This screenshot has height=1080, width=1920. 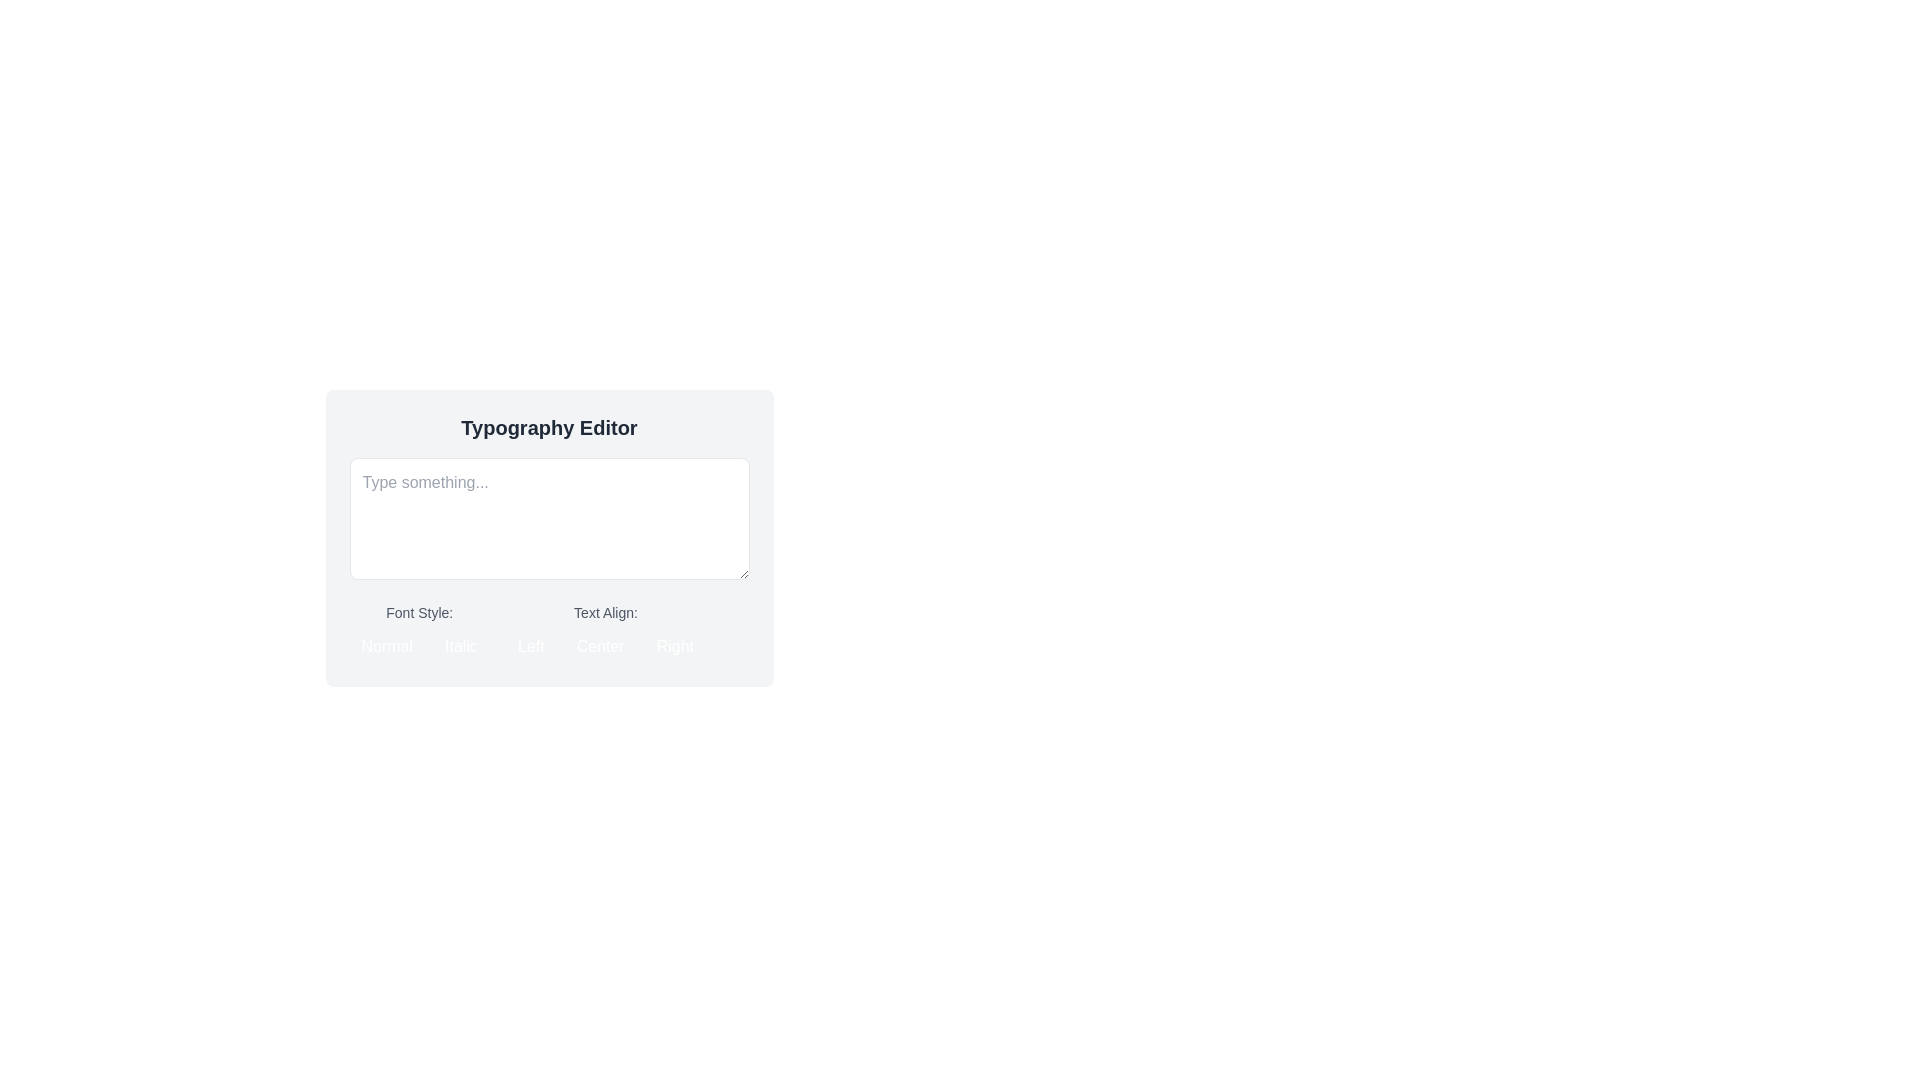 What do you see at coordinates (531, 647) in the screenshot?
I see `the leftmost 'Align Left' button in the 'Text Align' group of the 'Typography Editor' interface for keyboard interaction` at bounding box center [531, 647].